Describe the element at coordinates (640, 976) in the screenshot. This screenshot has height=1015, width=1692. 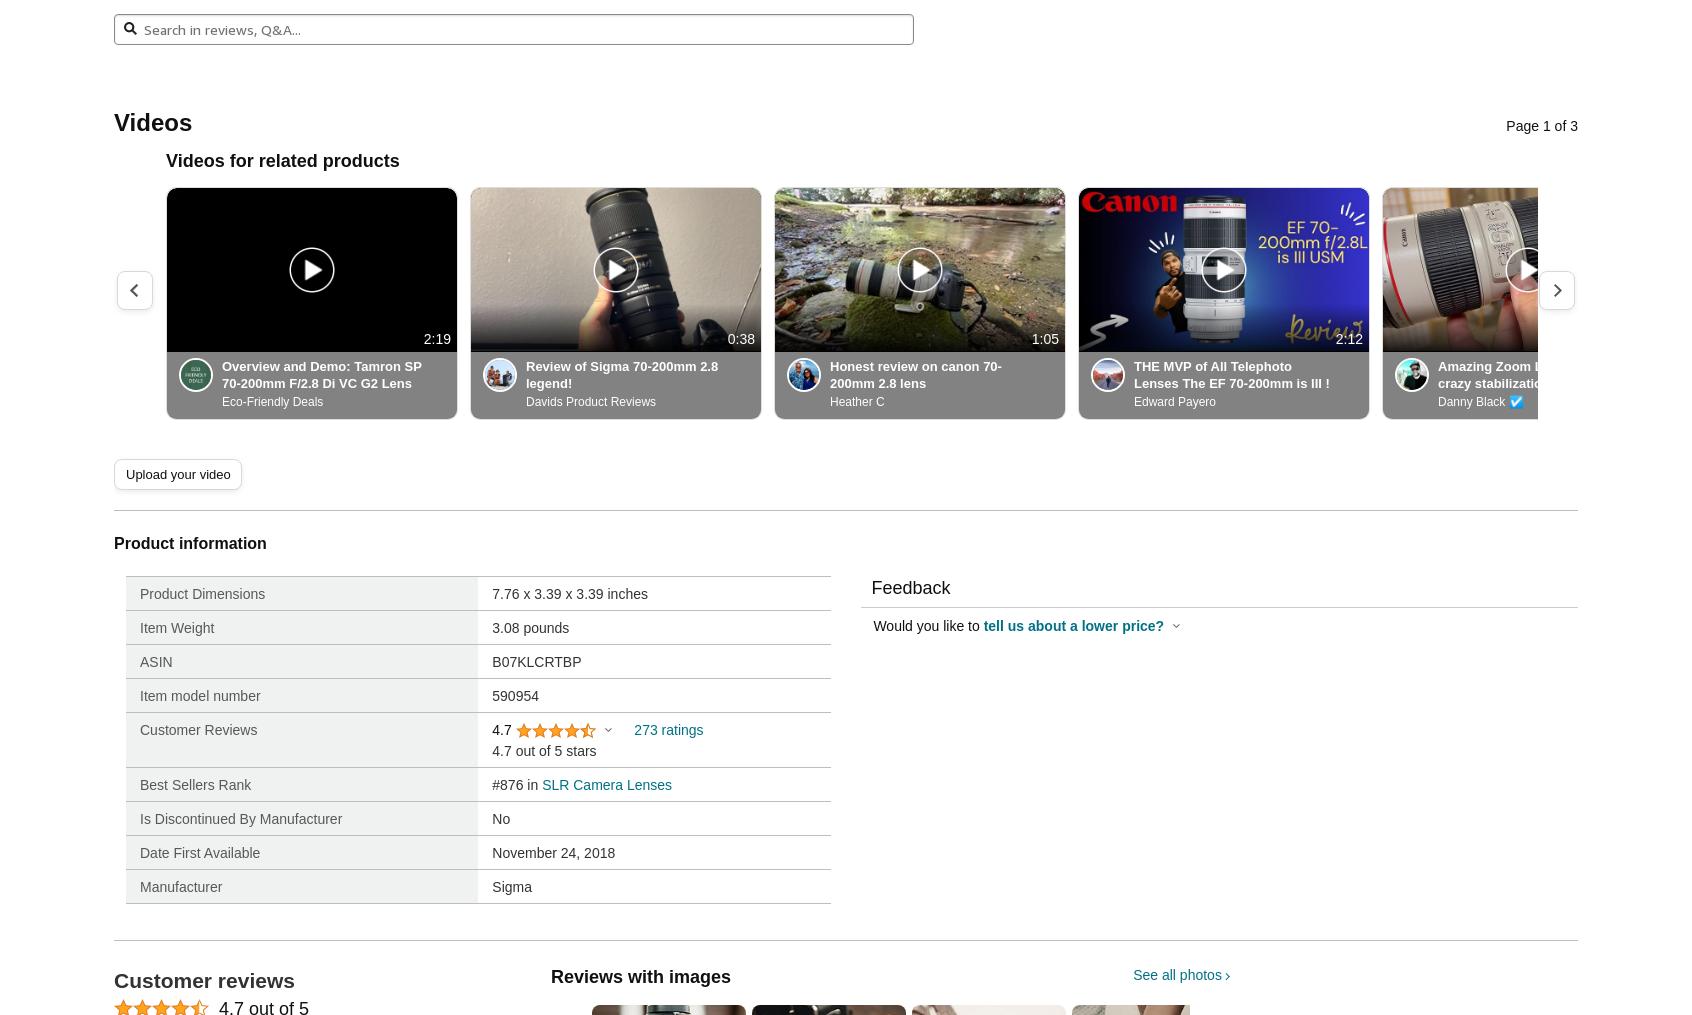
I see `'Reviews with images'` at that location.